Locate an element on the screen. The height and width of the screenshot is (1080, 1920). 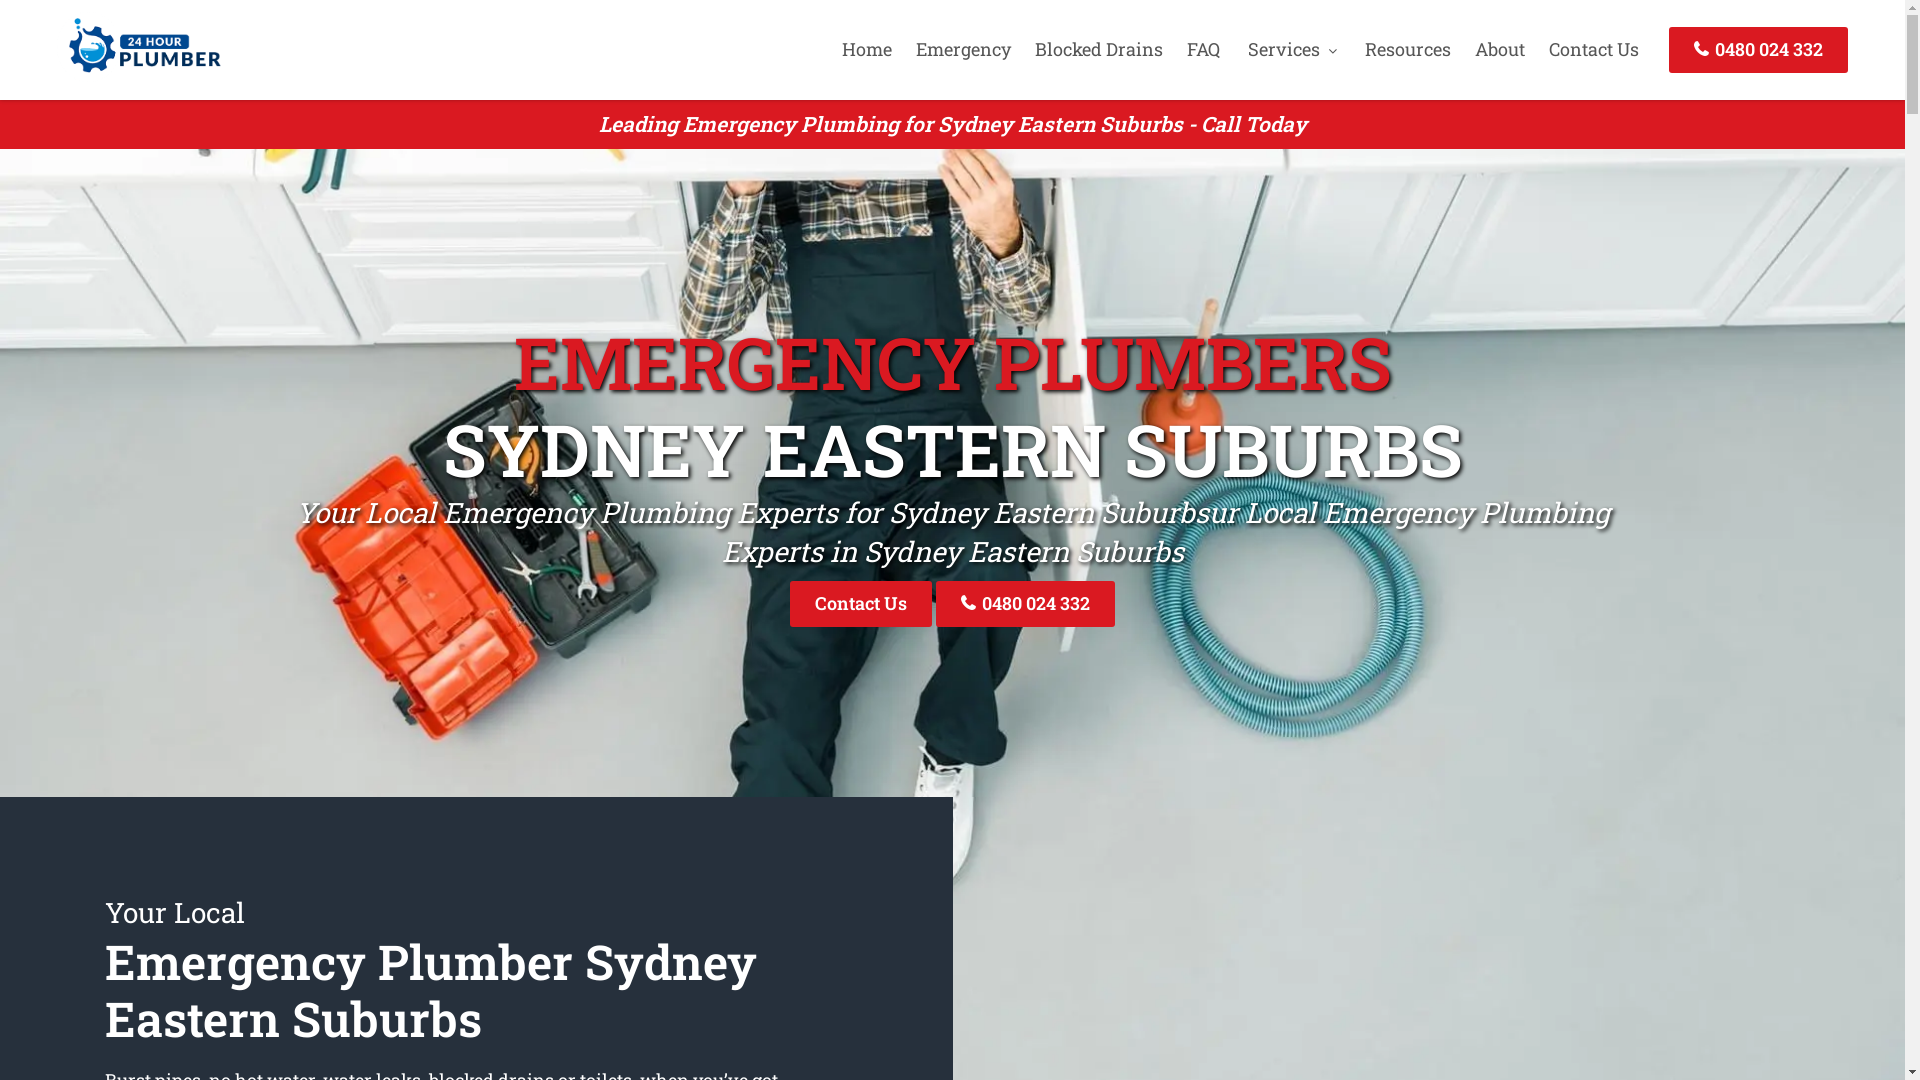
'Home' is located at coordinates (867, 48).